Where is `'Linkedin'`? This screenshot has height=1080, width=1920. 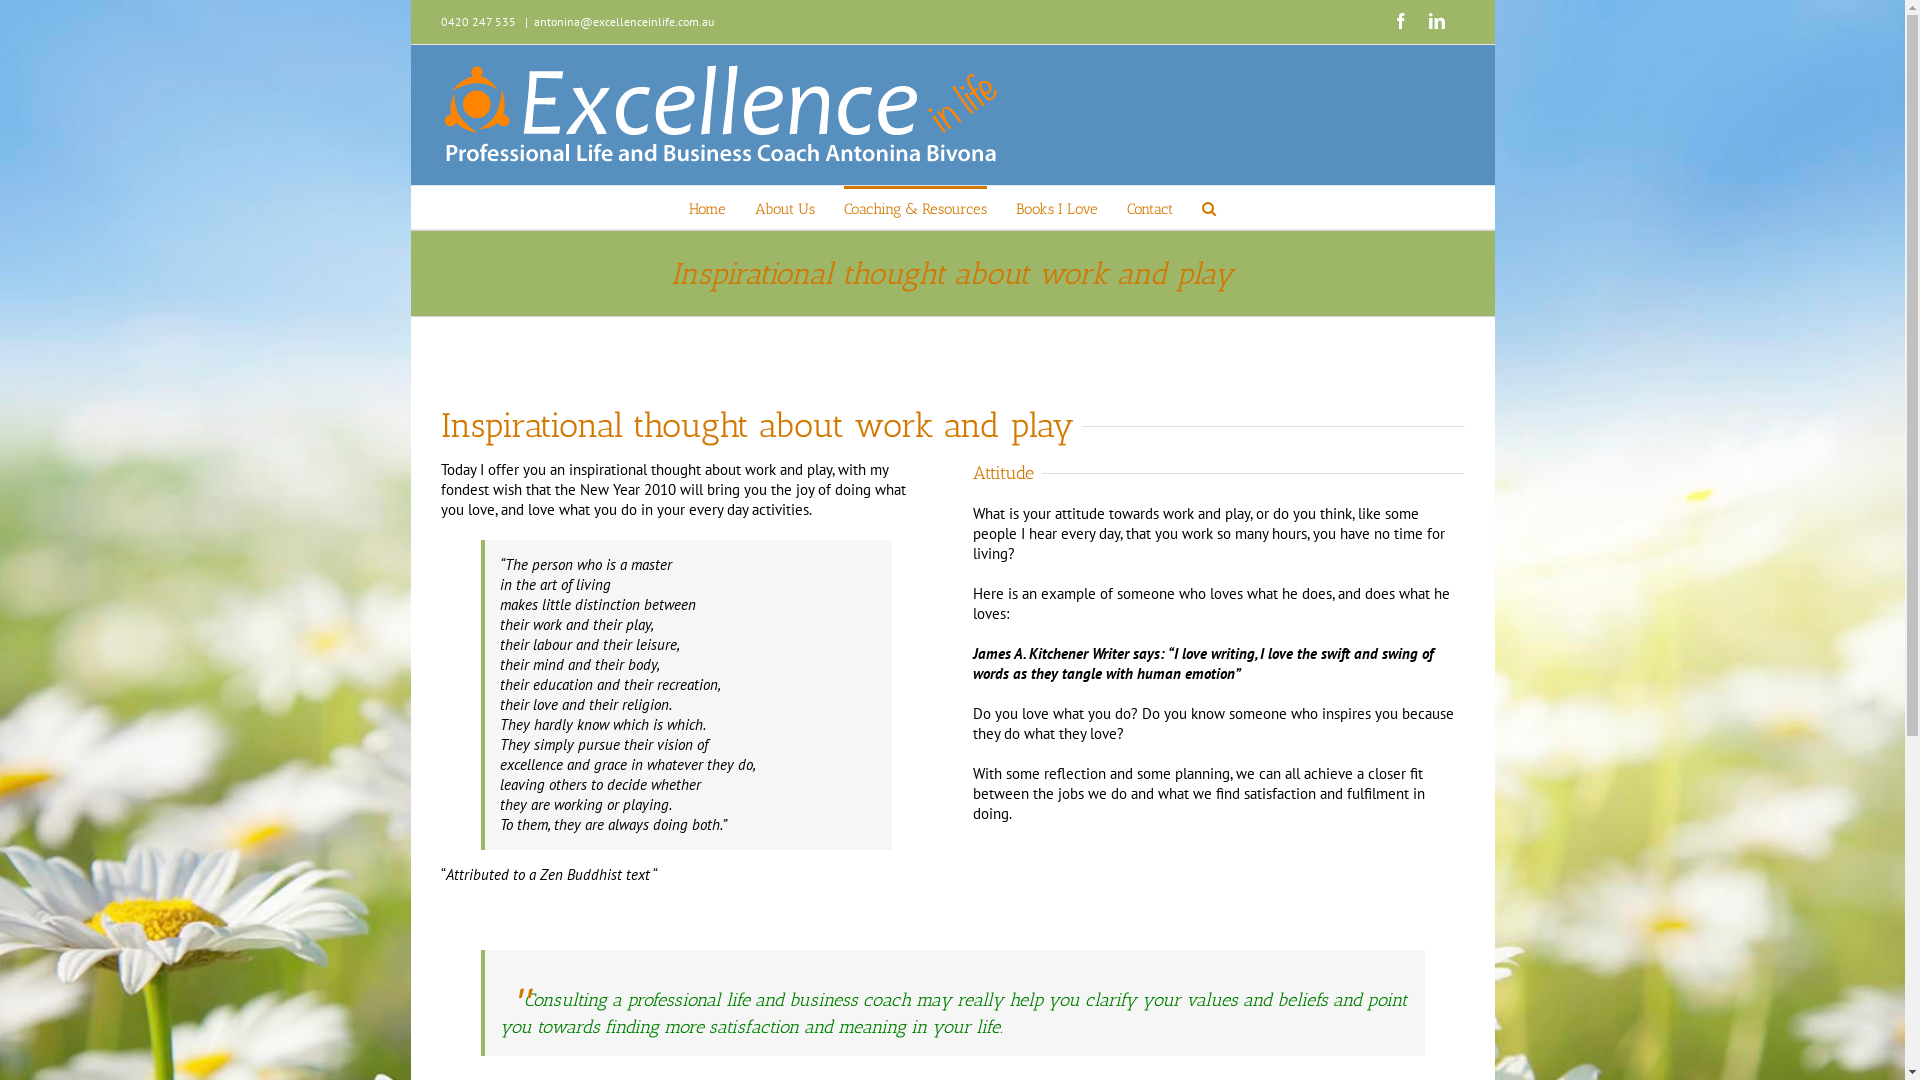 'Linkedin' is located at coordinates (1427, 20).